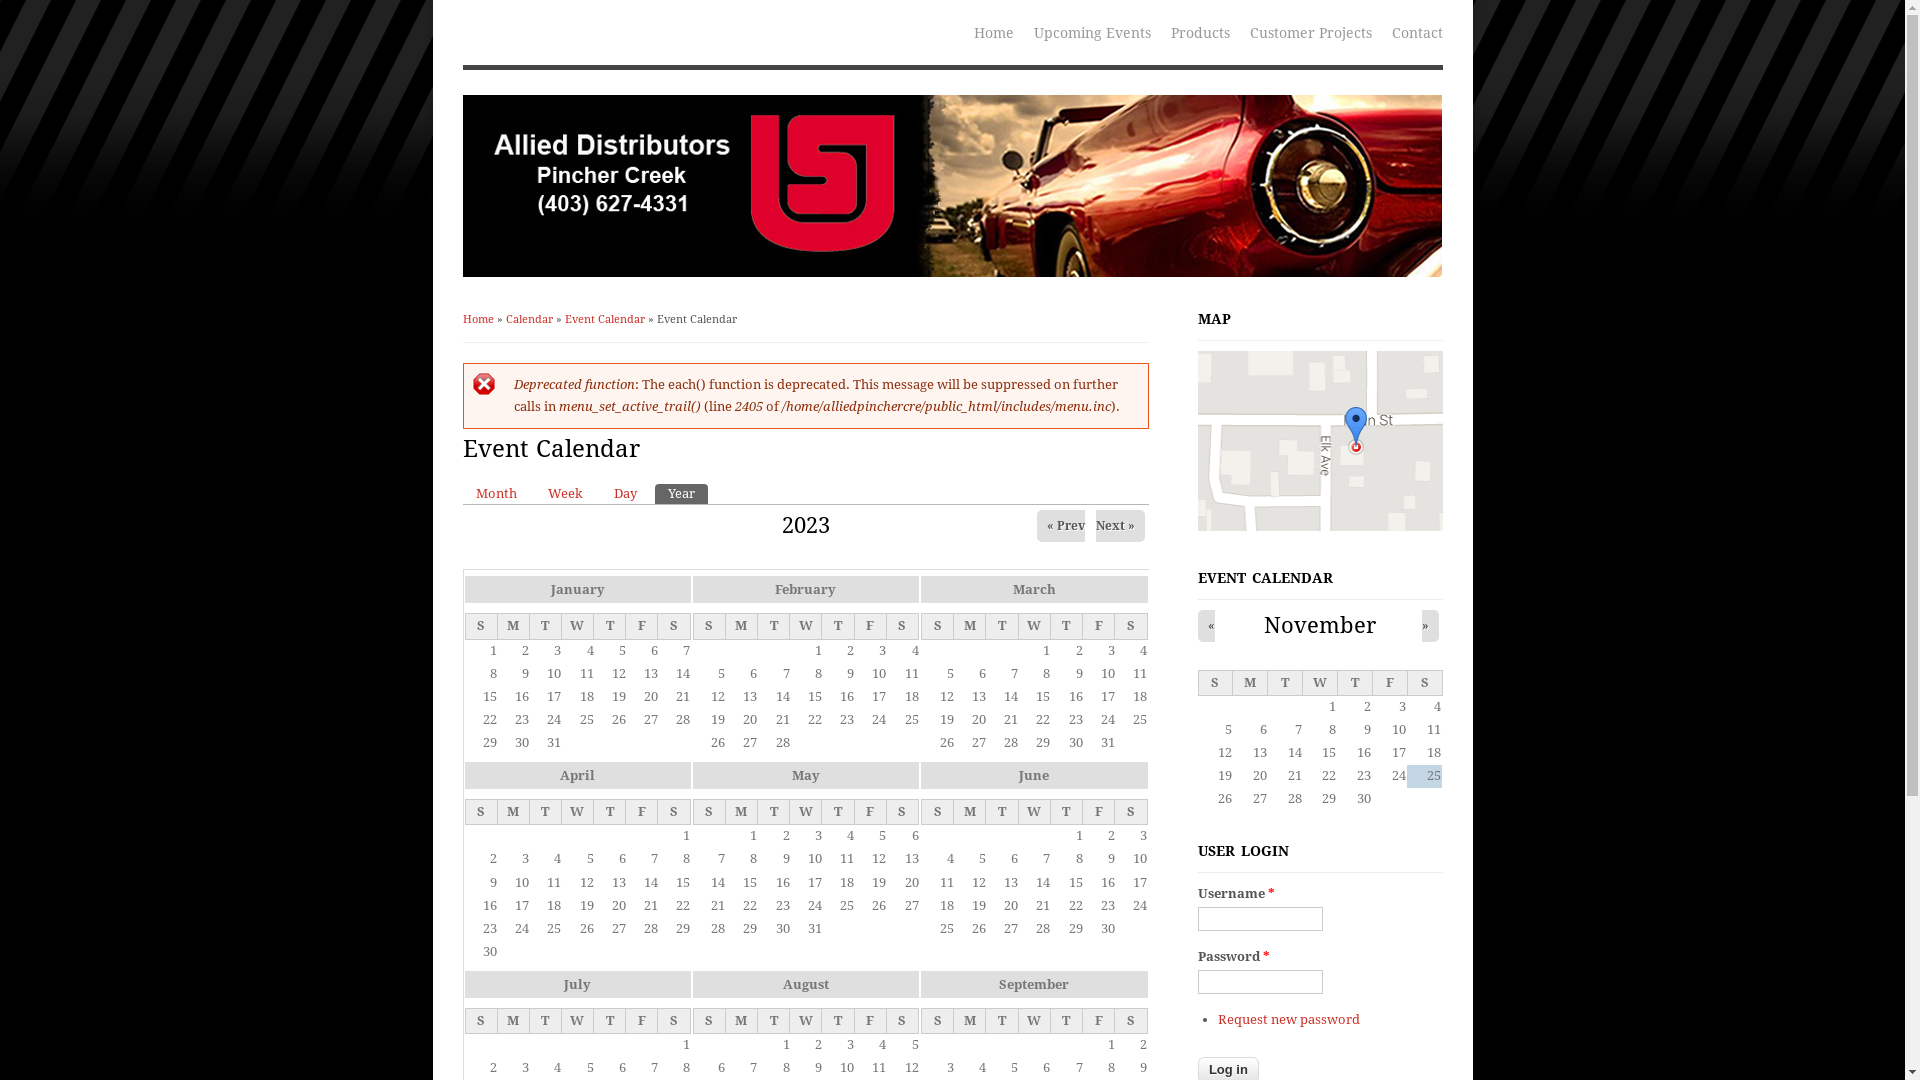  Describe the element at coordinates (805, 588) in the screenshot. I see `'February'` at that location.